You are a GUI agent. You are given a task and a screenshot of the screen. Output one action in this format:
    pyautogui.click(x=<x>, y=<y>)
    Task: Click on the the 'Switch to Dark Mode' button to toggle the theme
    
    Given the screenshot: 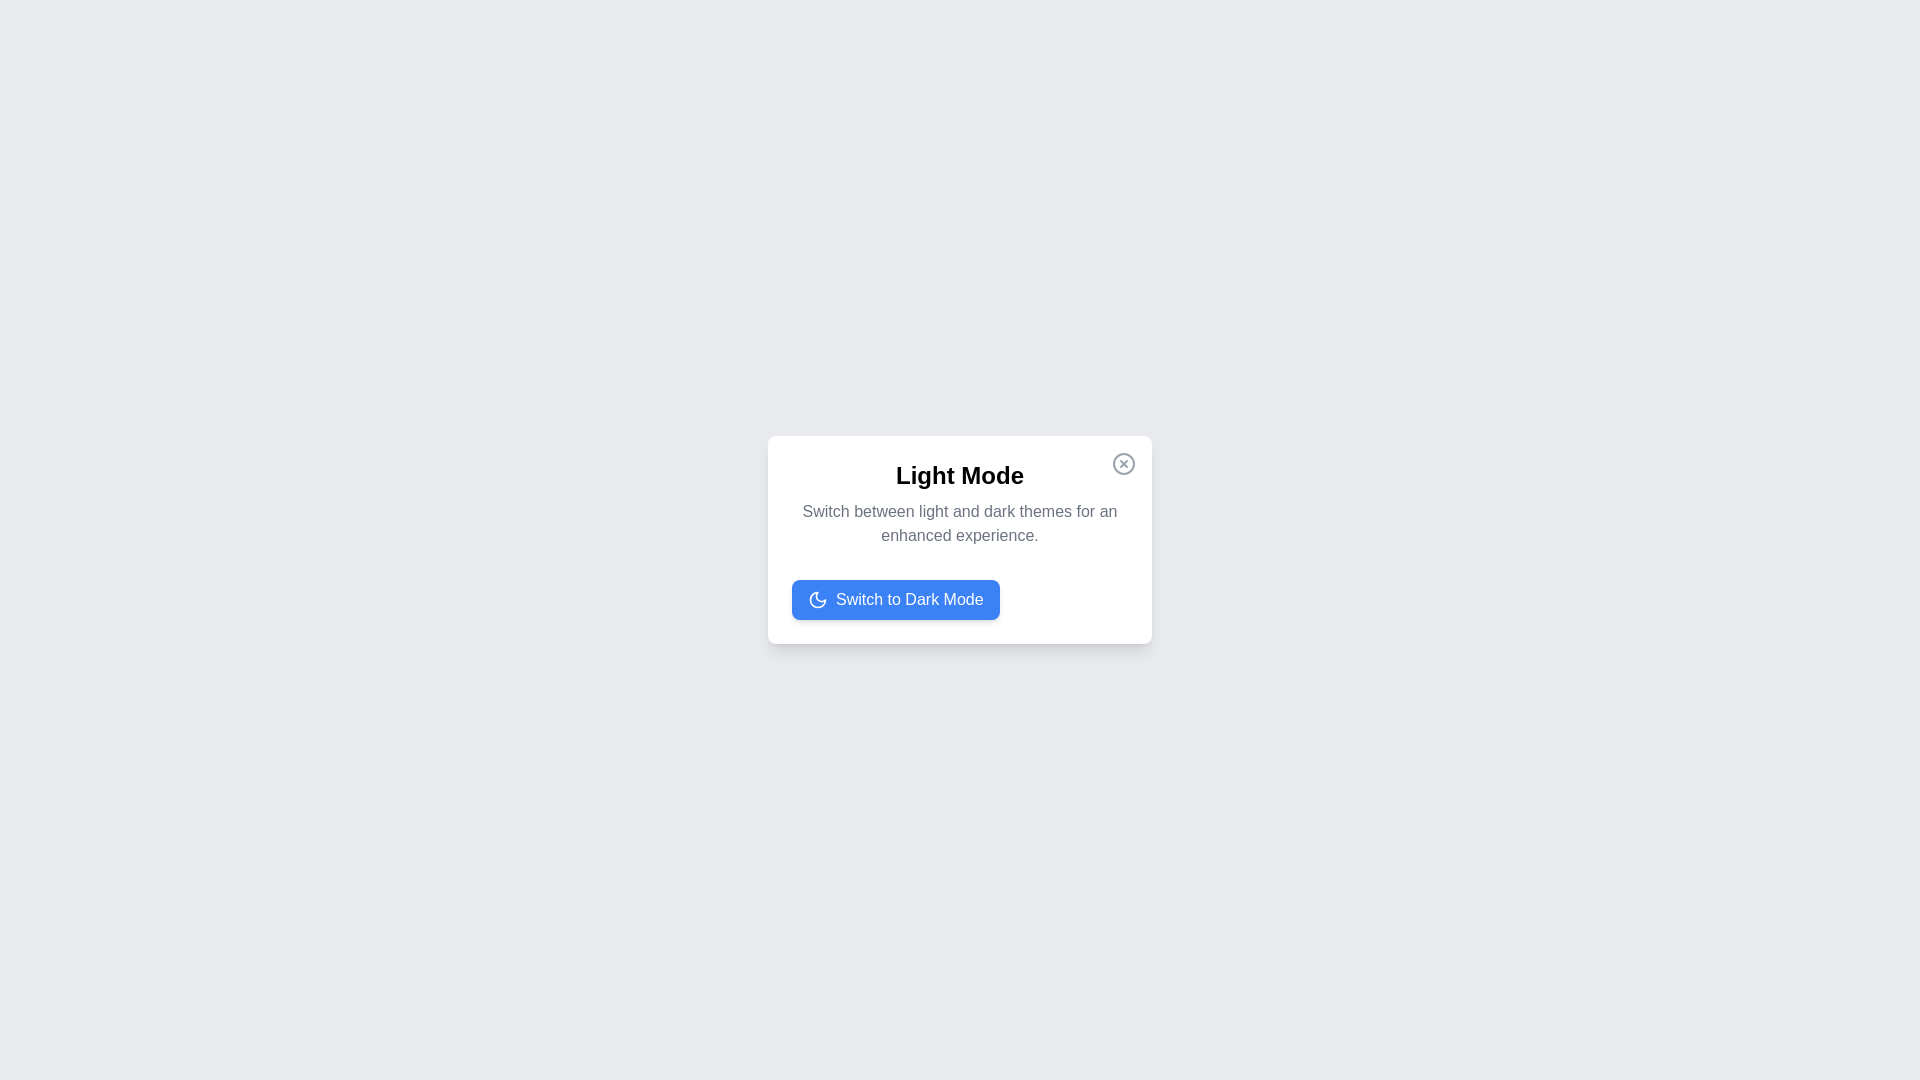 What is the action you would take?
    pyautogui.click(x=893, y=599)
    